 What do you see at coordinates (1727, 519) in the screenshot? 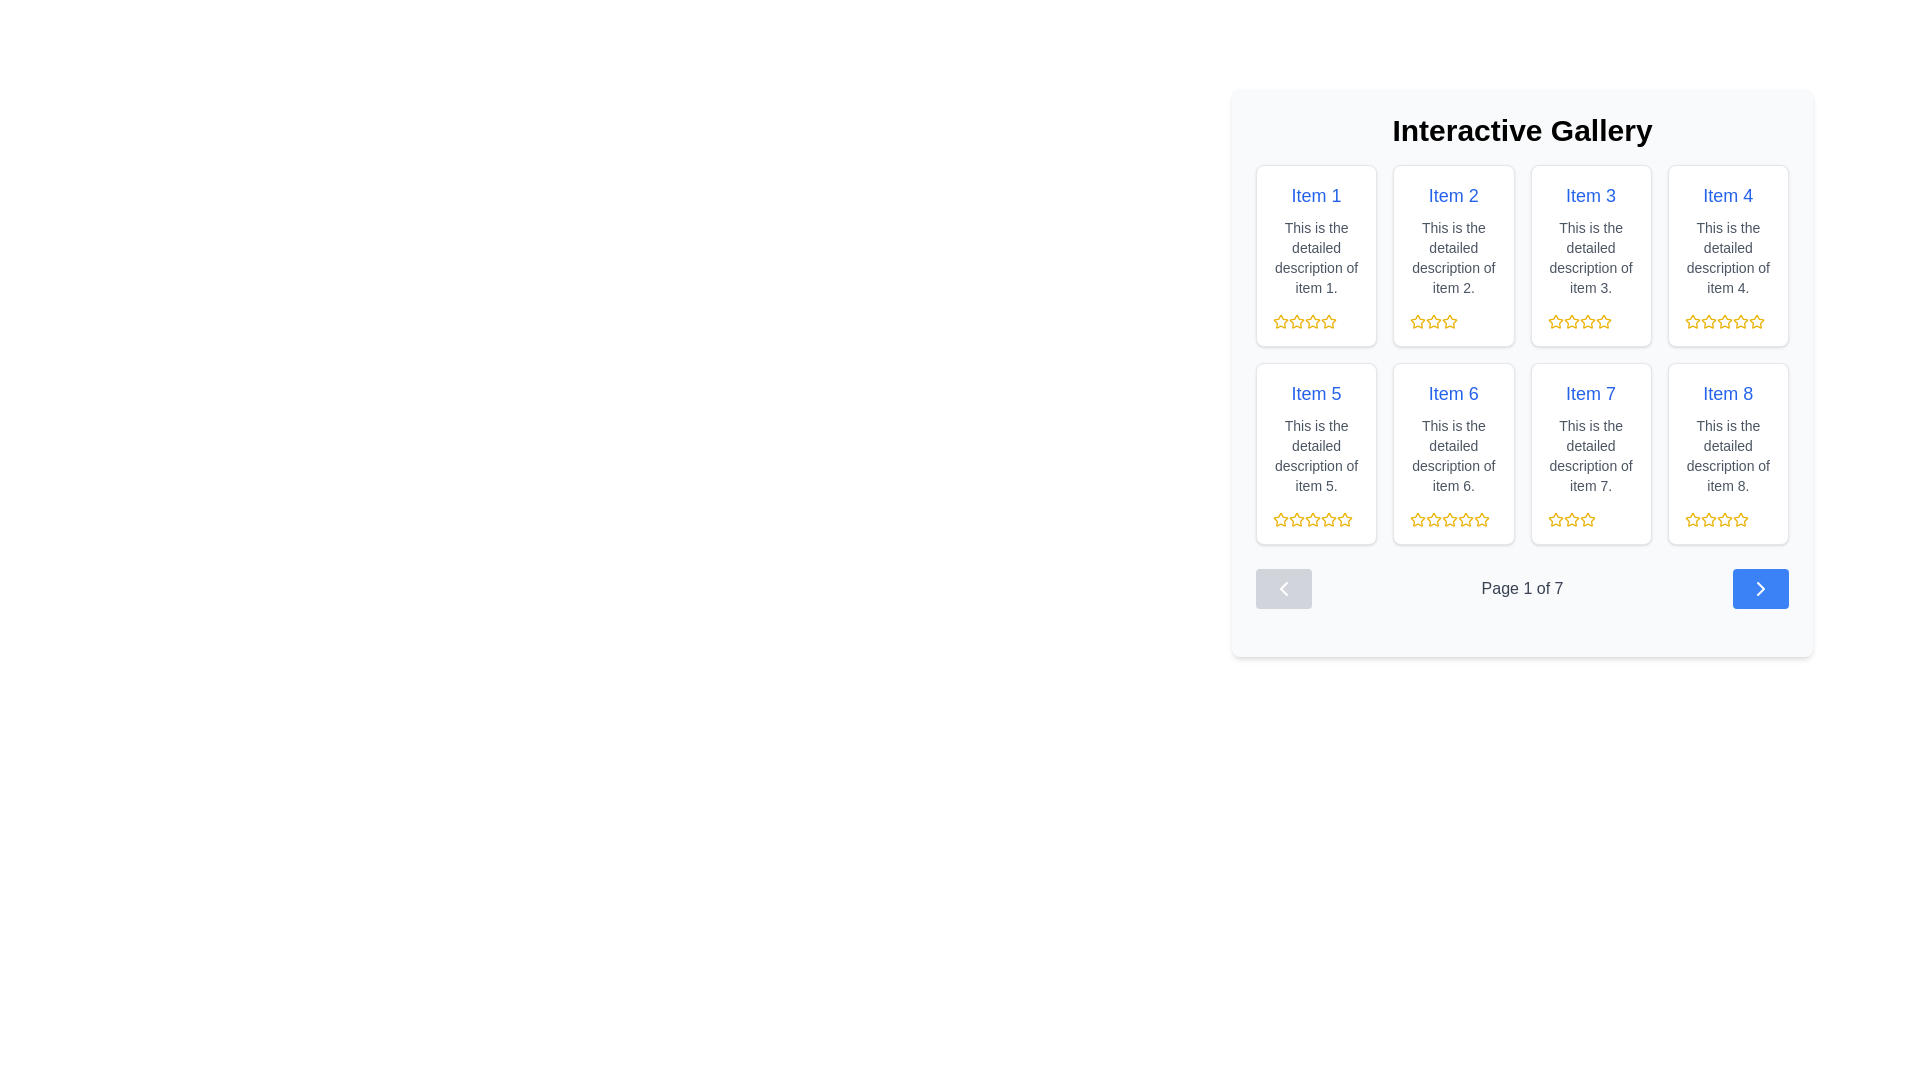
I see `the yellow rating stars component located in the 'Item 8' card beneath the description` at bounding box center [1727, 519].